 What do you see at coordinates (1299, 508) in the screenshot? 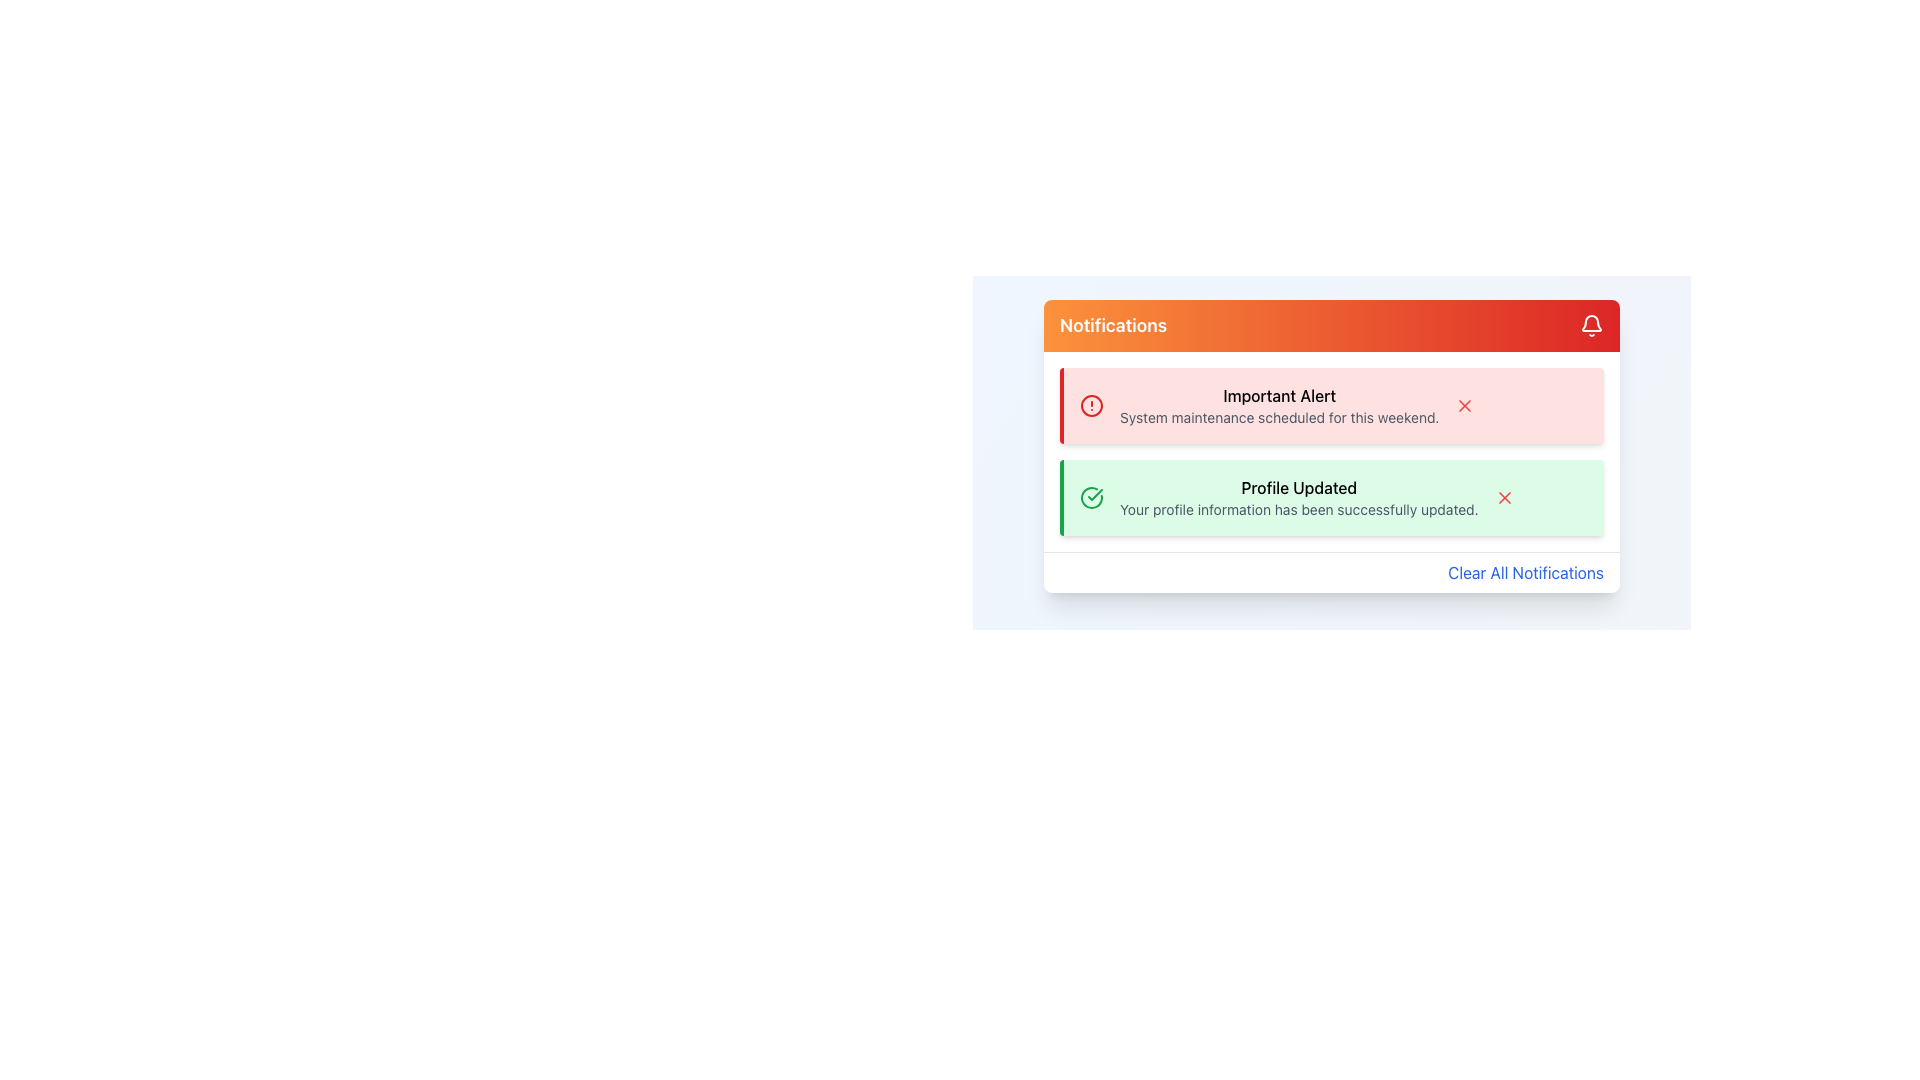
I see `confirmation message displayed in the text label located below the 'Profile Updated' title text within the green notification card in the 'Notifications' panel` at bounding box center [1299, 508].